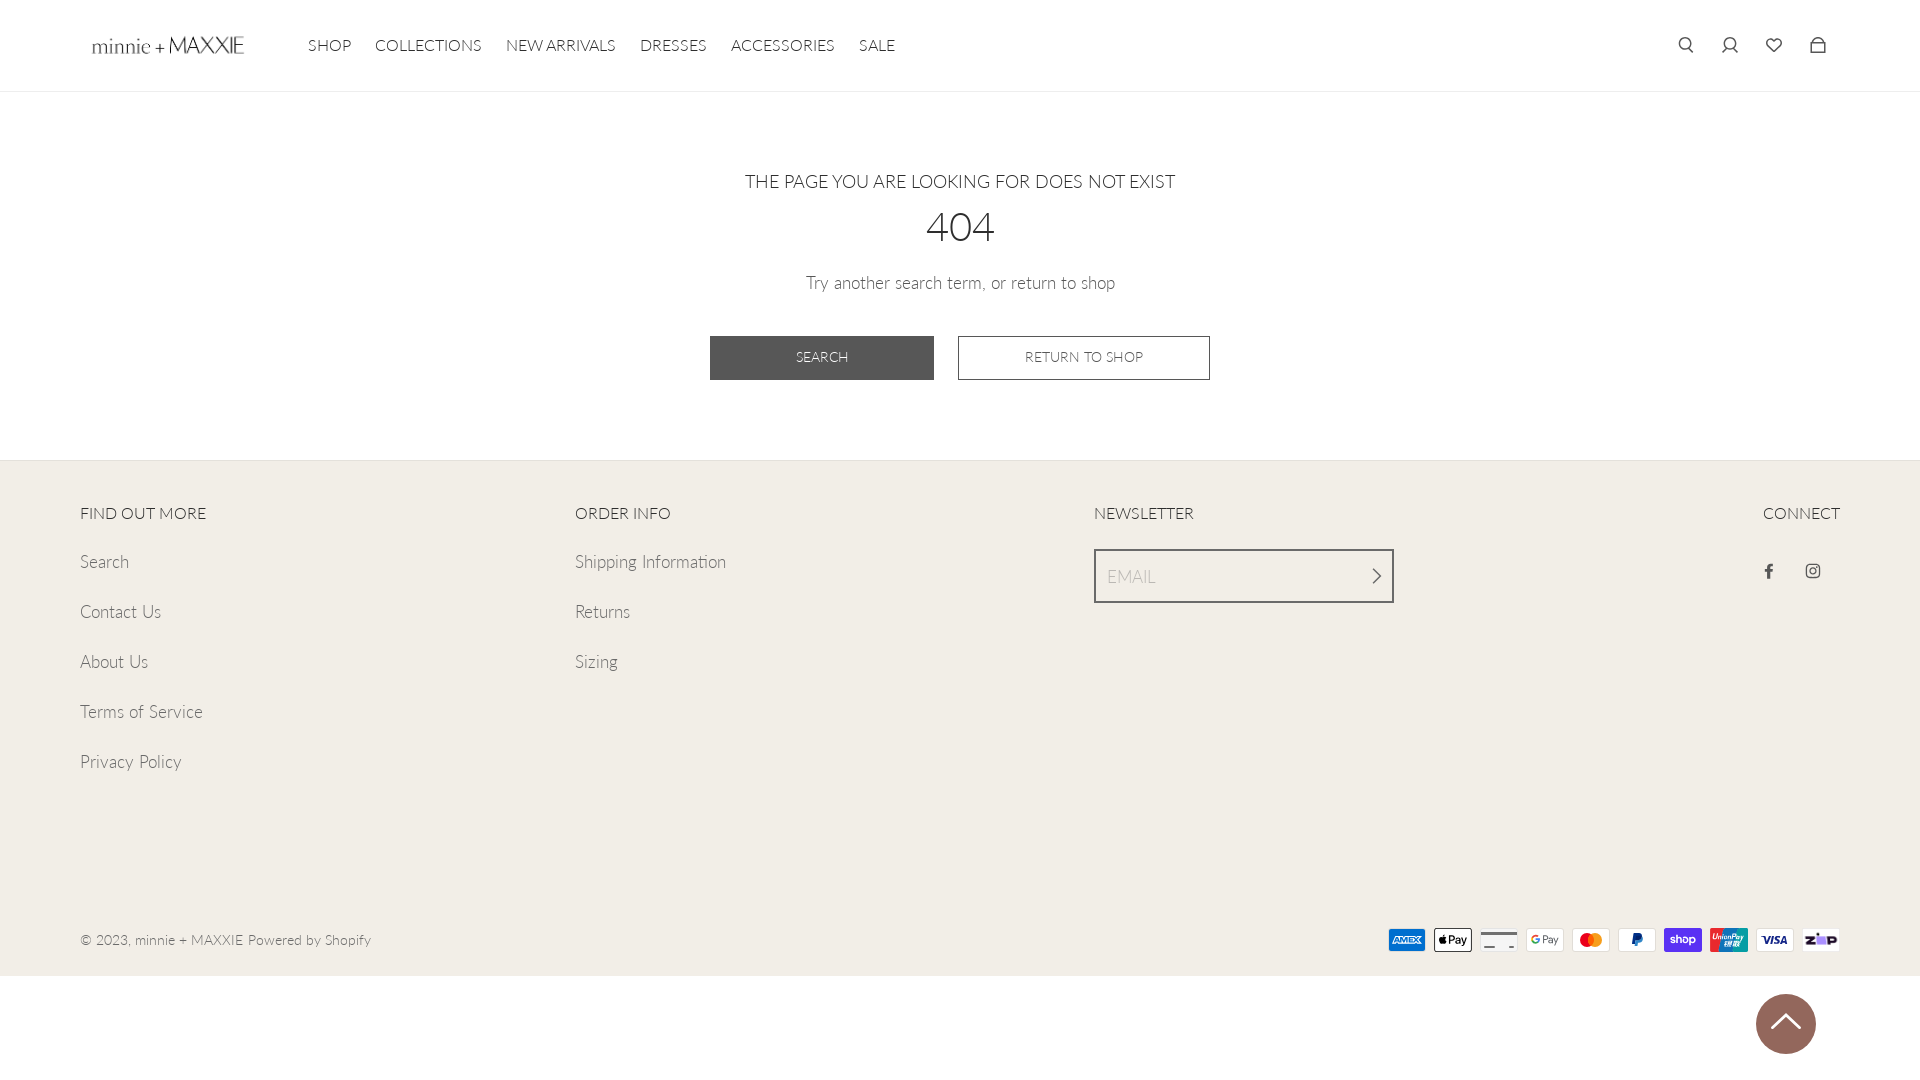 The image size is (1920, 1080). What do you see at coordinates (308, 940) in the screenshot?
I see `'Powered by Shopify'` at bounding box center [308, 940].